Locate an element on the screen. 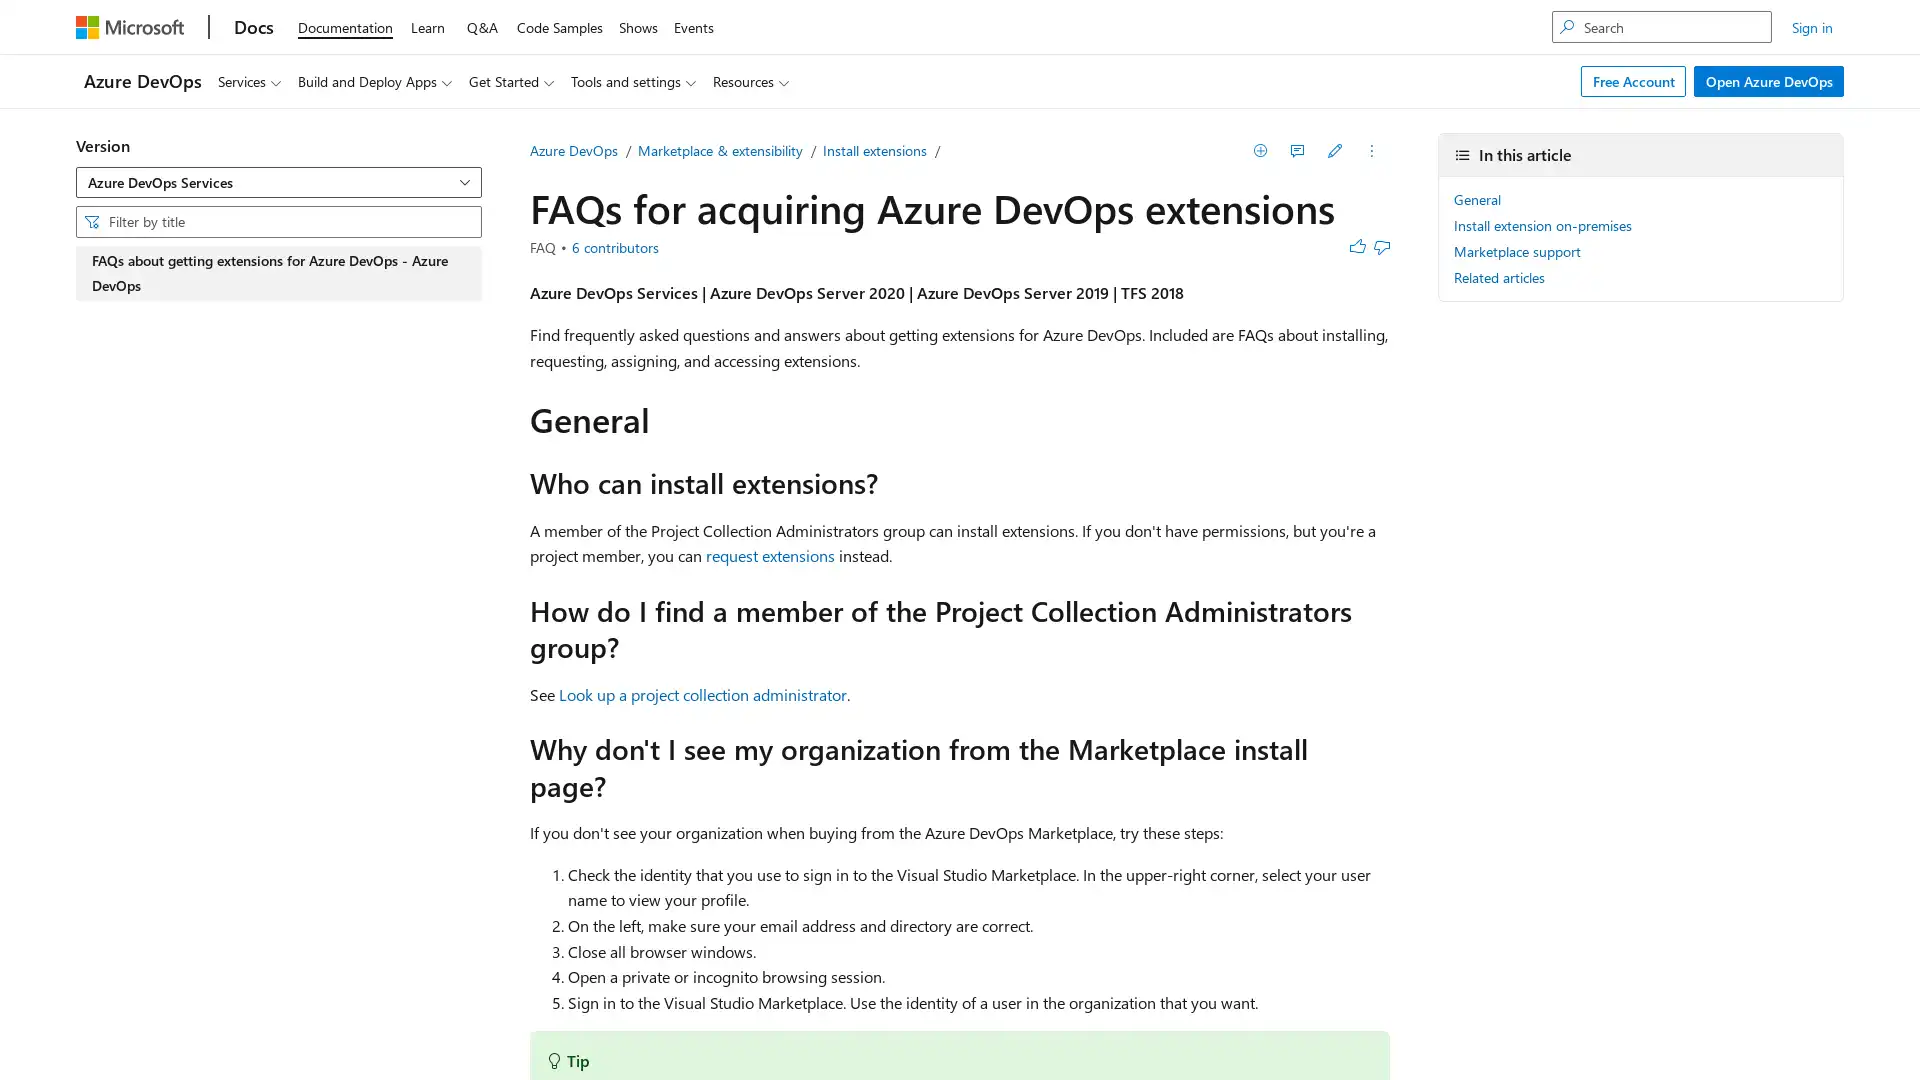 The image size is (1920, 1080). View all contributors is located at coordinates (614, 246).